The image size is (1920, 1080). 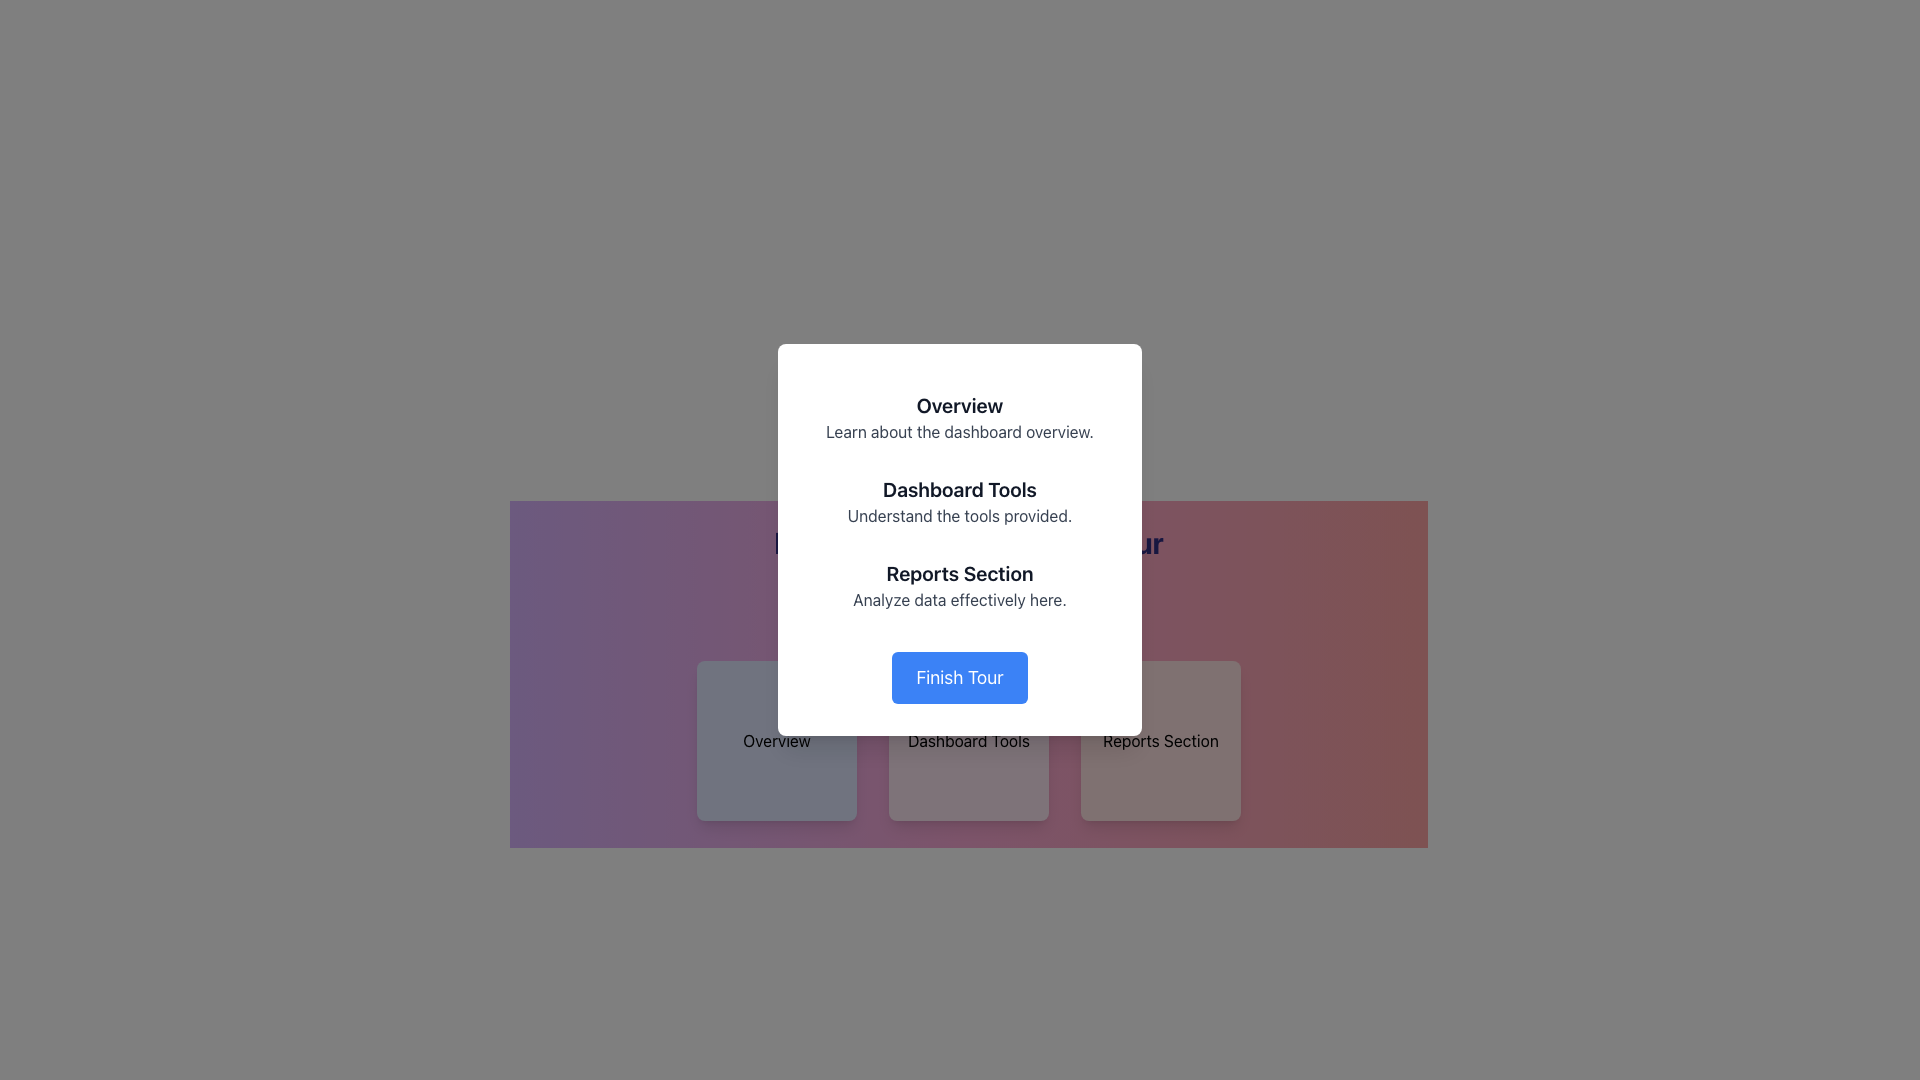 I want to click on the static text that reads 'Analyze data effectively here.' located below the 'Reports Section' heading to observe any potential tooltips or effects, so click(x=960, y=599).